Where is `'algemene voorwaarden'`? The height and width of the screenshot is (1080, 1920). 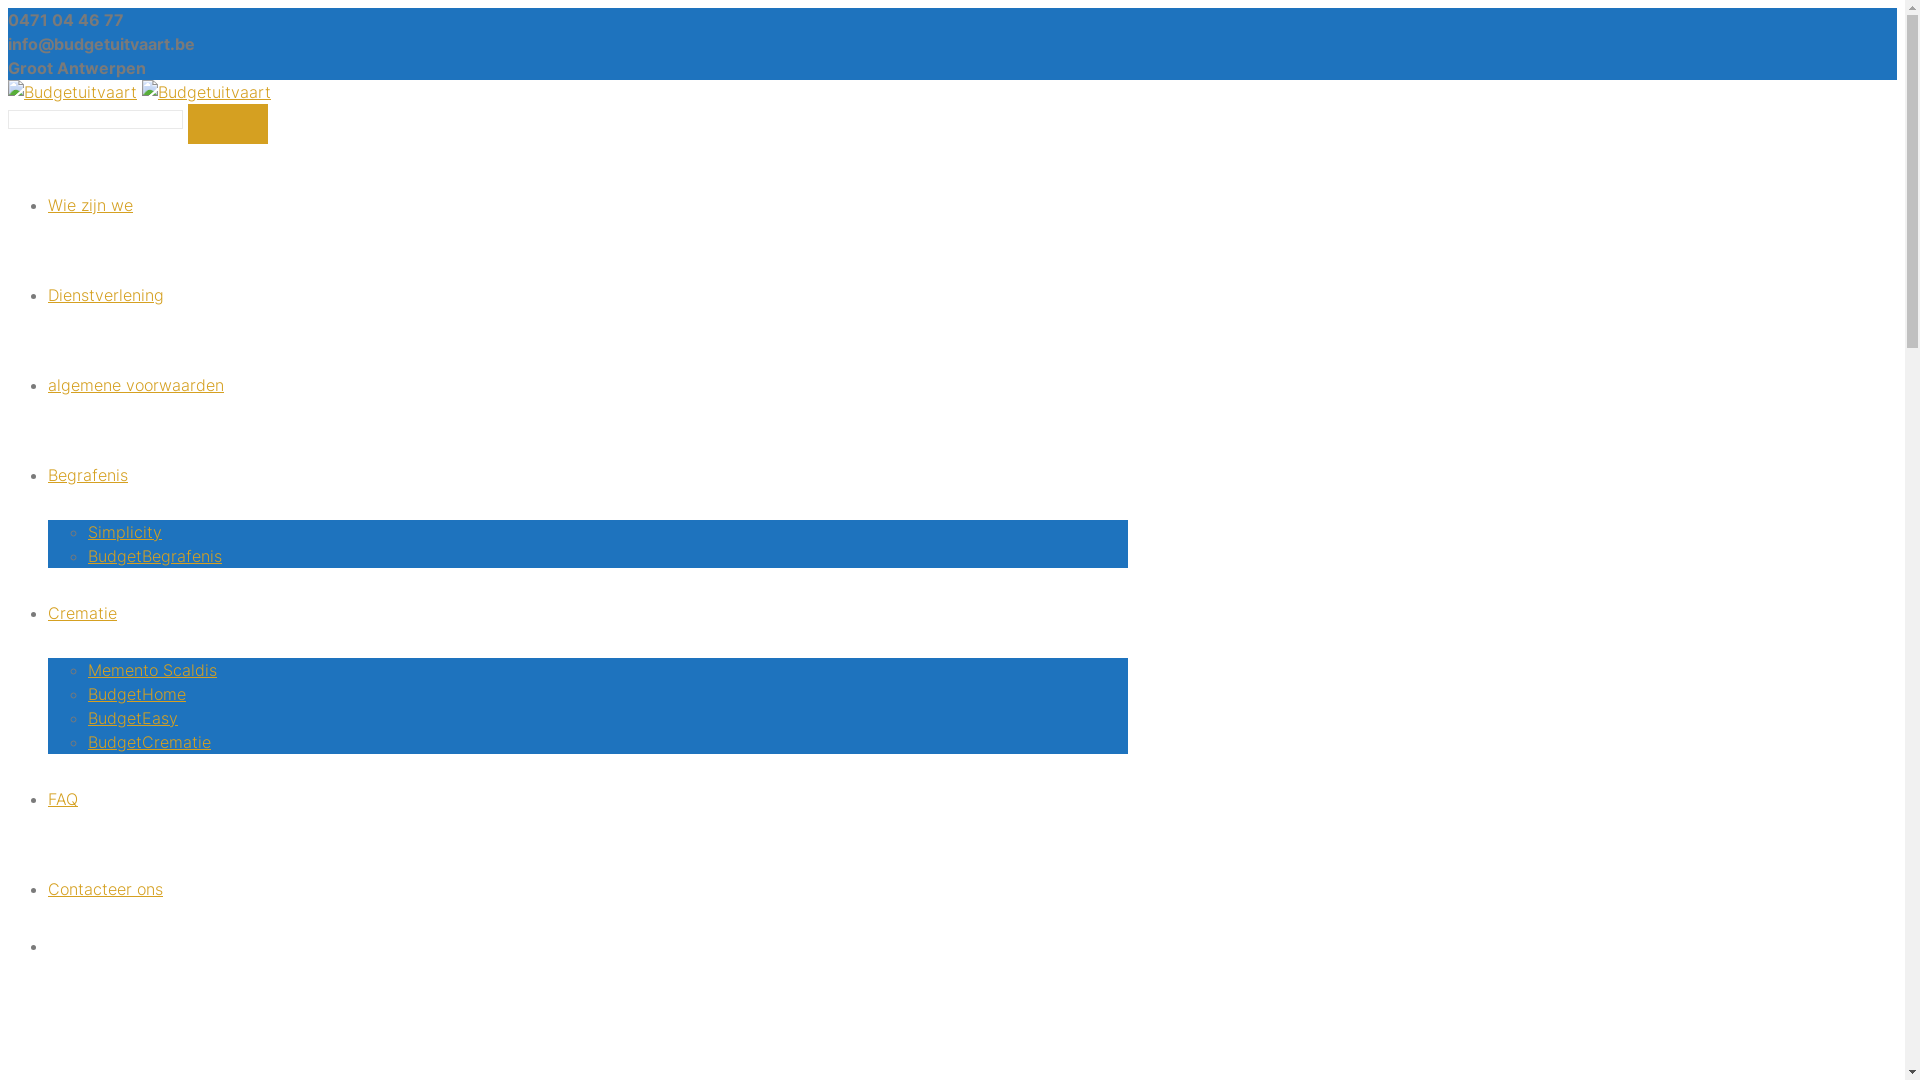 'algemene voorwaarden' is located at coordinates (134, 385).